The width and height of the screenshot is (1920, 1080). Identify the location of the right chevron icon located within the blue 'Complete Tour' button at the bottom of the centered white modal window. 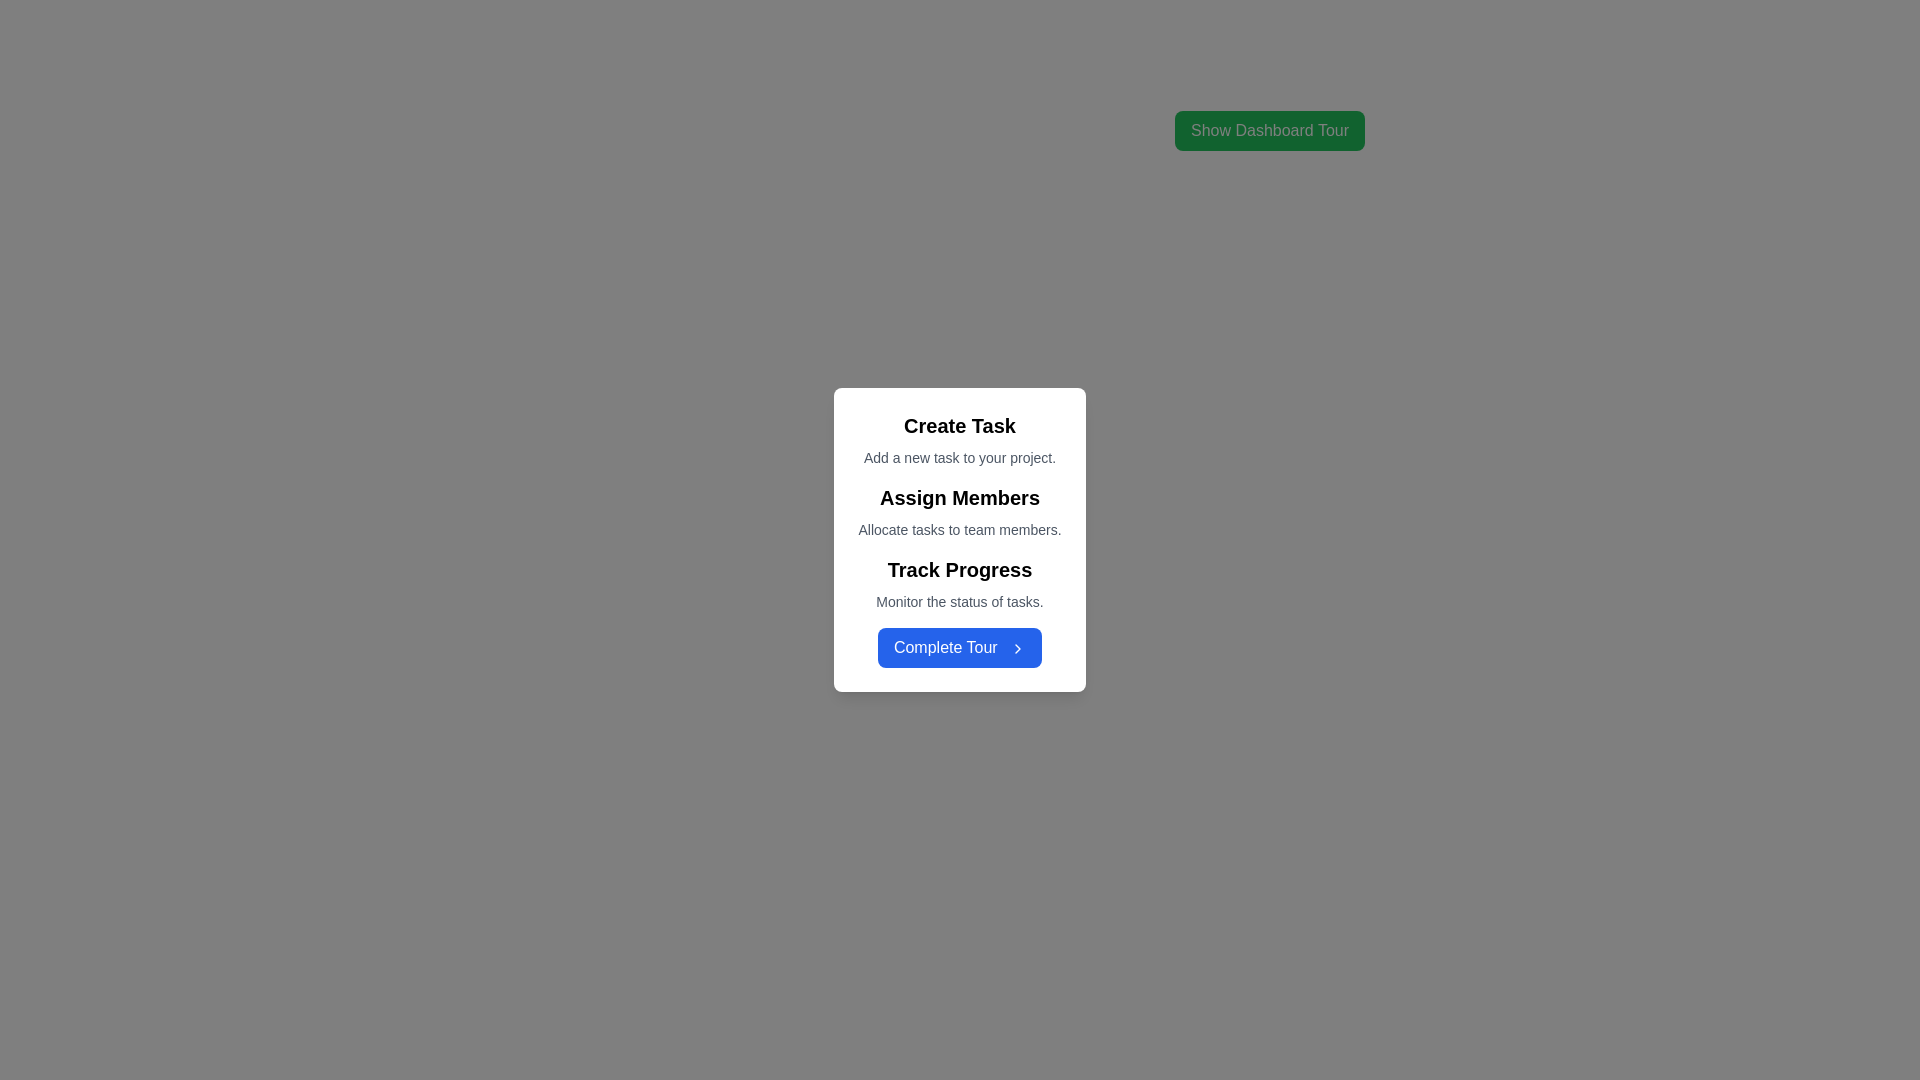
(1018, 648).